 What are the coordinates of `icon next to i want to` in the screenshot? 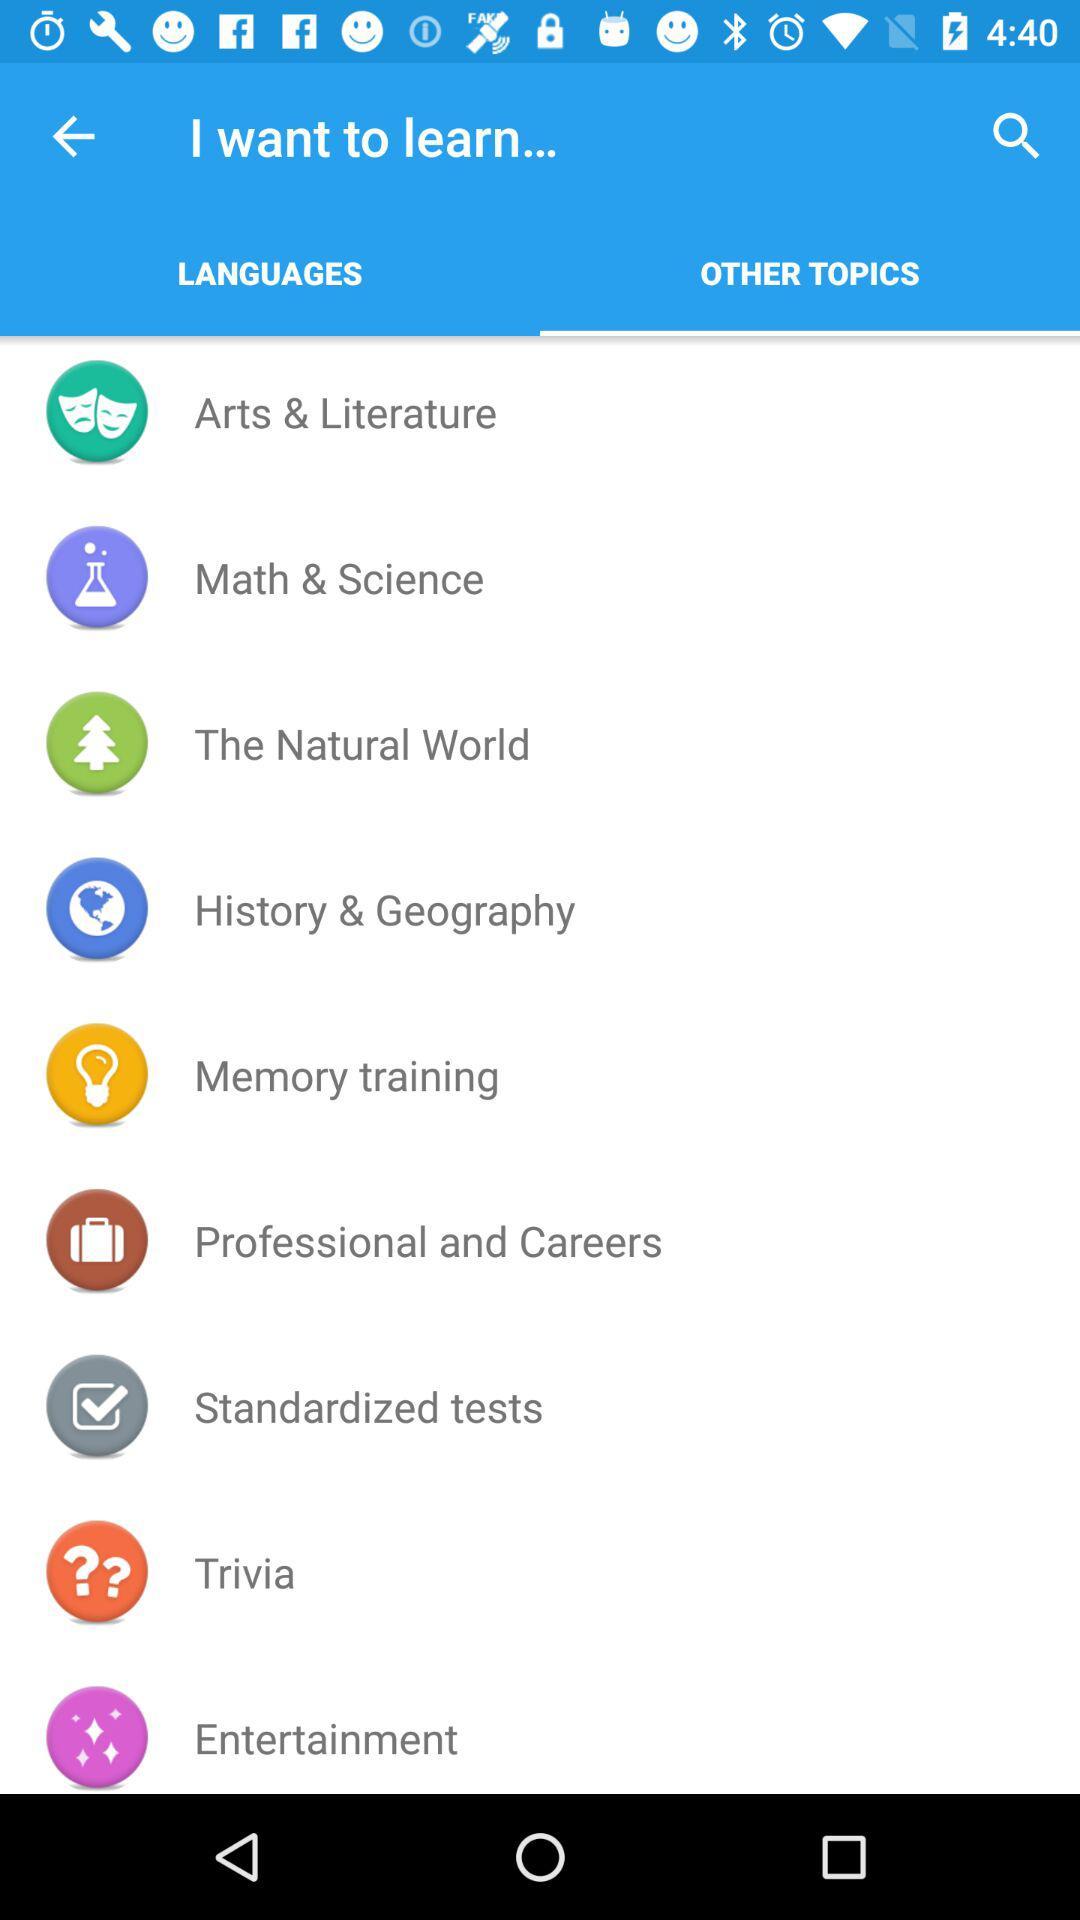 It's located at (1017, 135).